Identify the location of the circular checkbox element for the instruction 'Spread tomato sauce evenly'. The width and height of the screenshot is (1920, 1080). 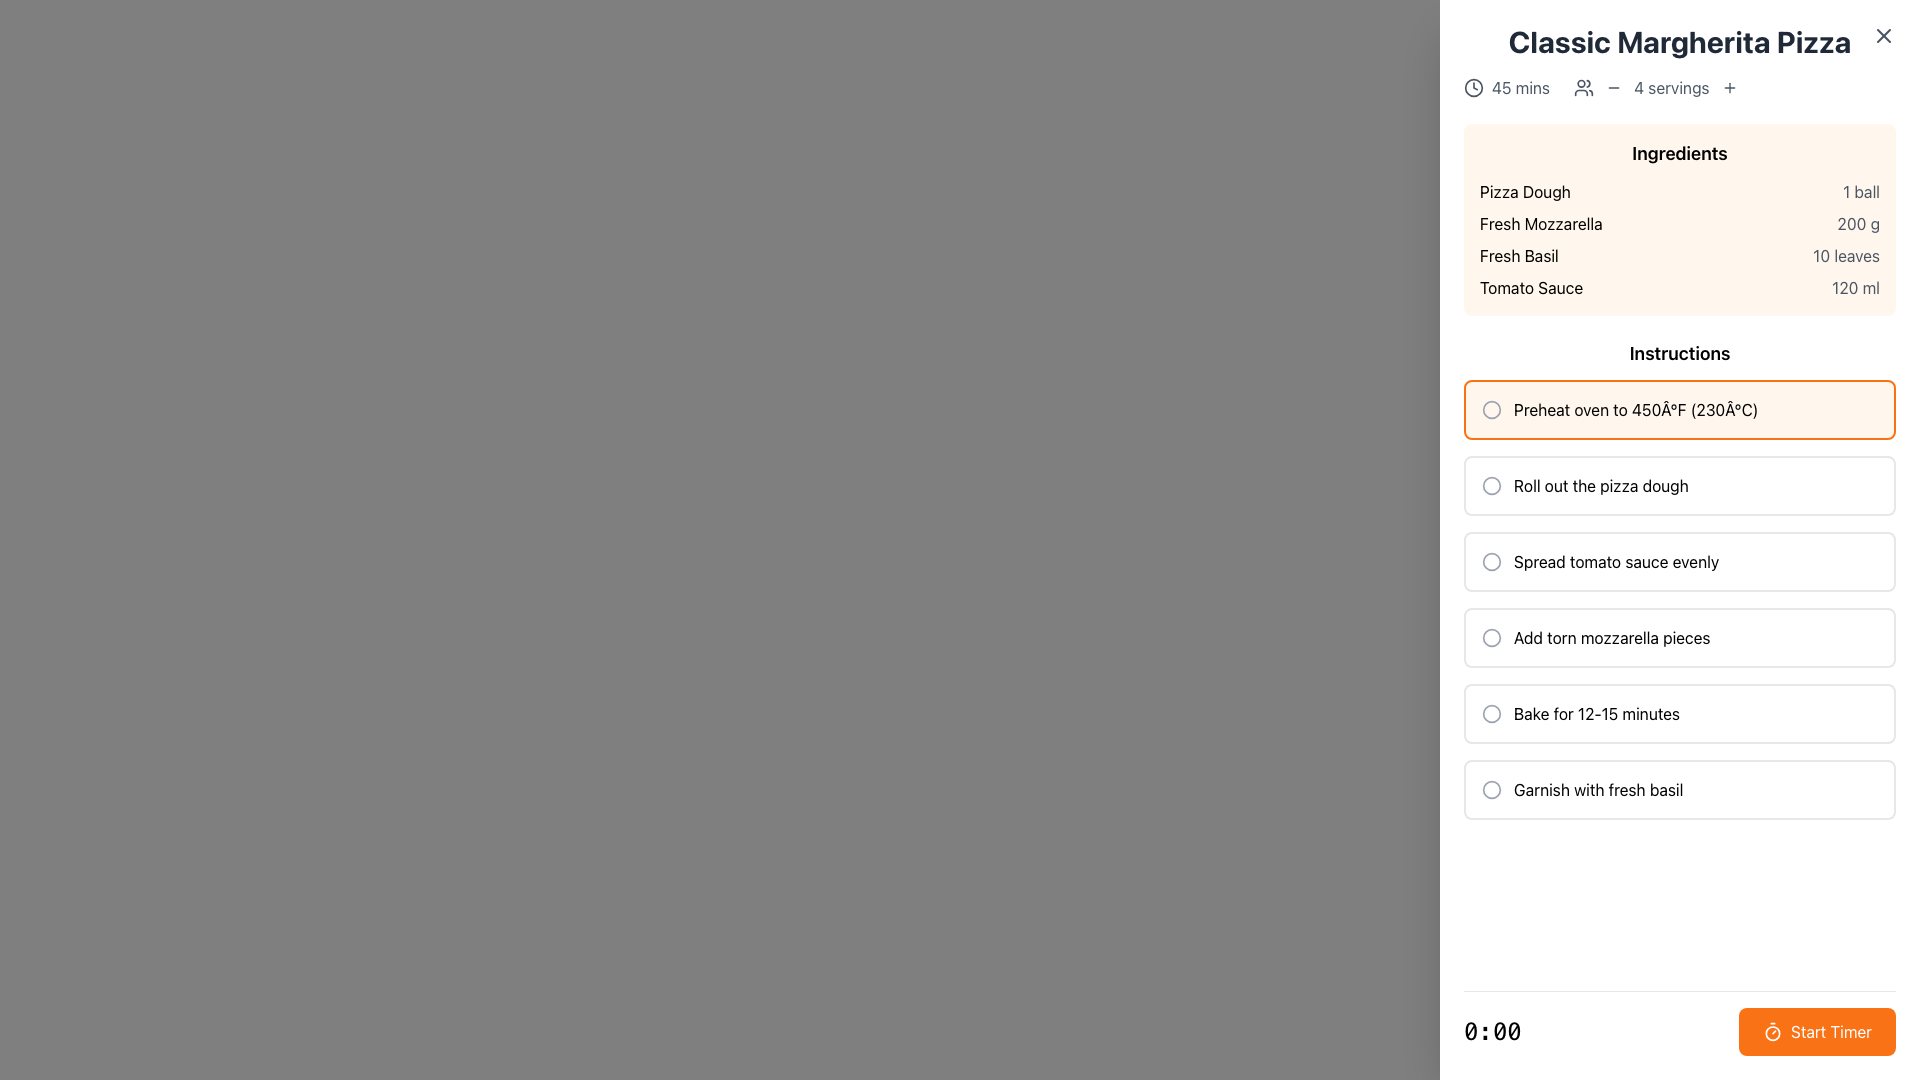
(1492, 562).